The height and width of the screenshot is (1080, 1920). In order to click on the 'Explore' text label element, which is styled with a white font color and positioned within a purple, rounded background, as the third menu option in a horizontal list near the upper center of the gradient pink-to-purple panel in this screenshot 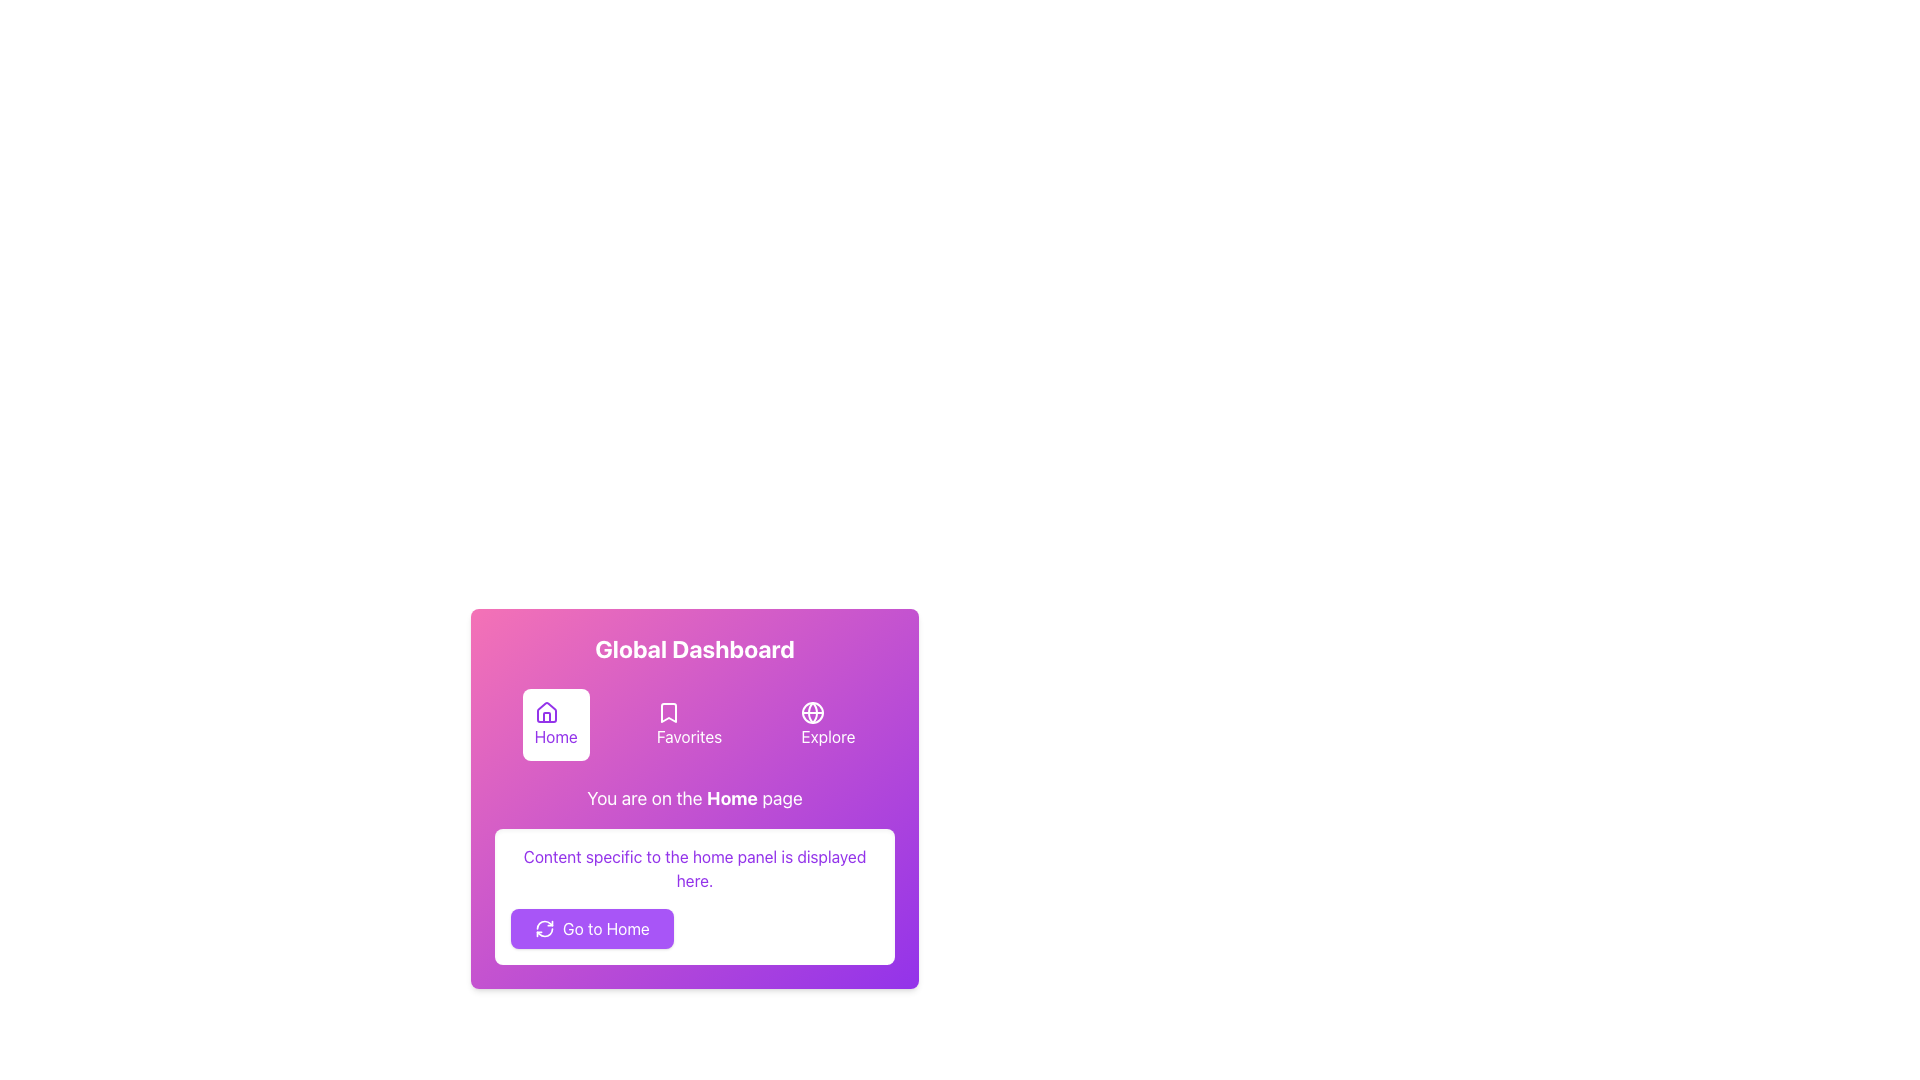, I will do `click(828, 736)`.